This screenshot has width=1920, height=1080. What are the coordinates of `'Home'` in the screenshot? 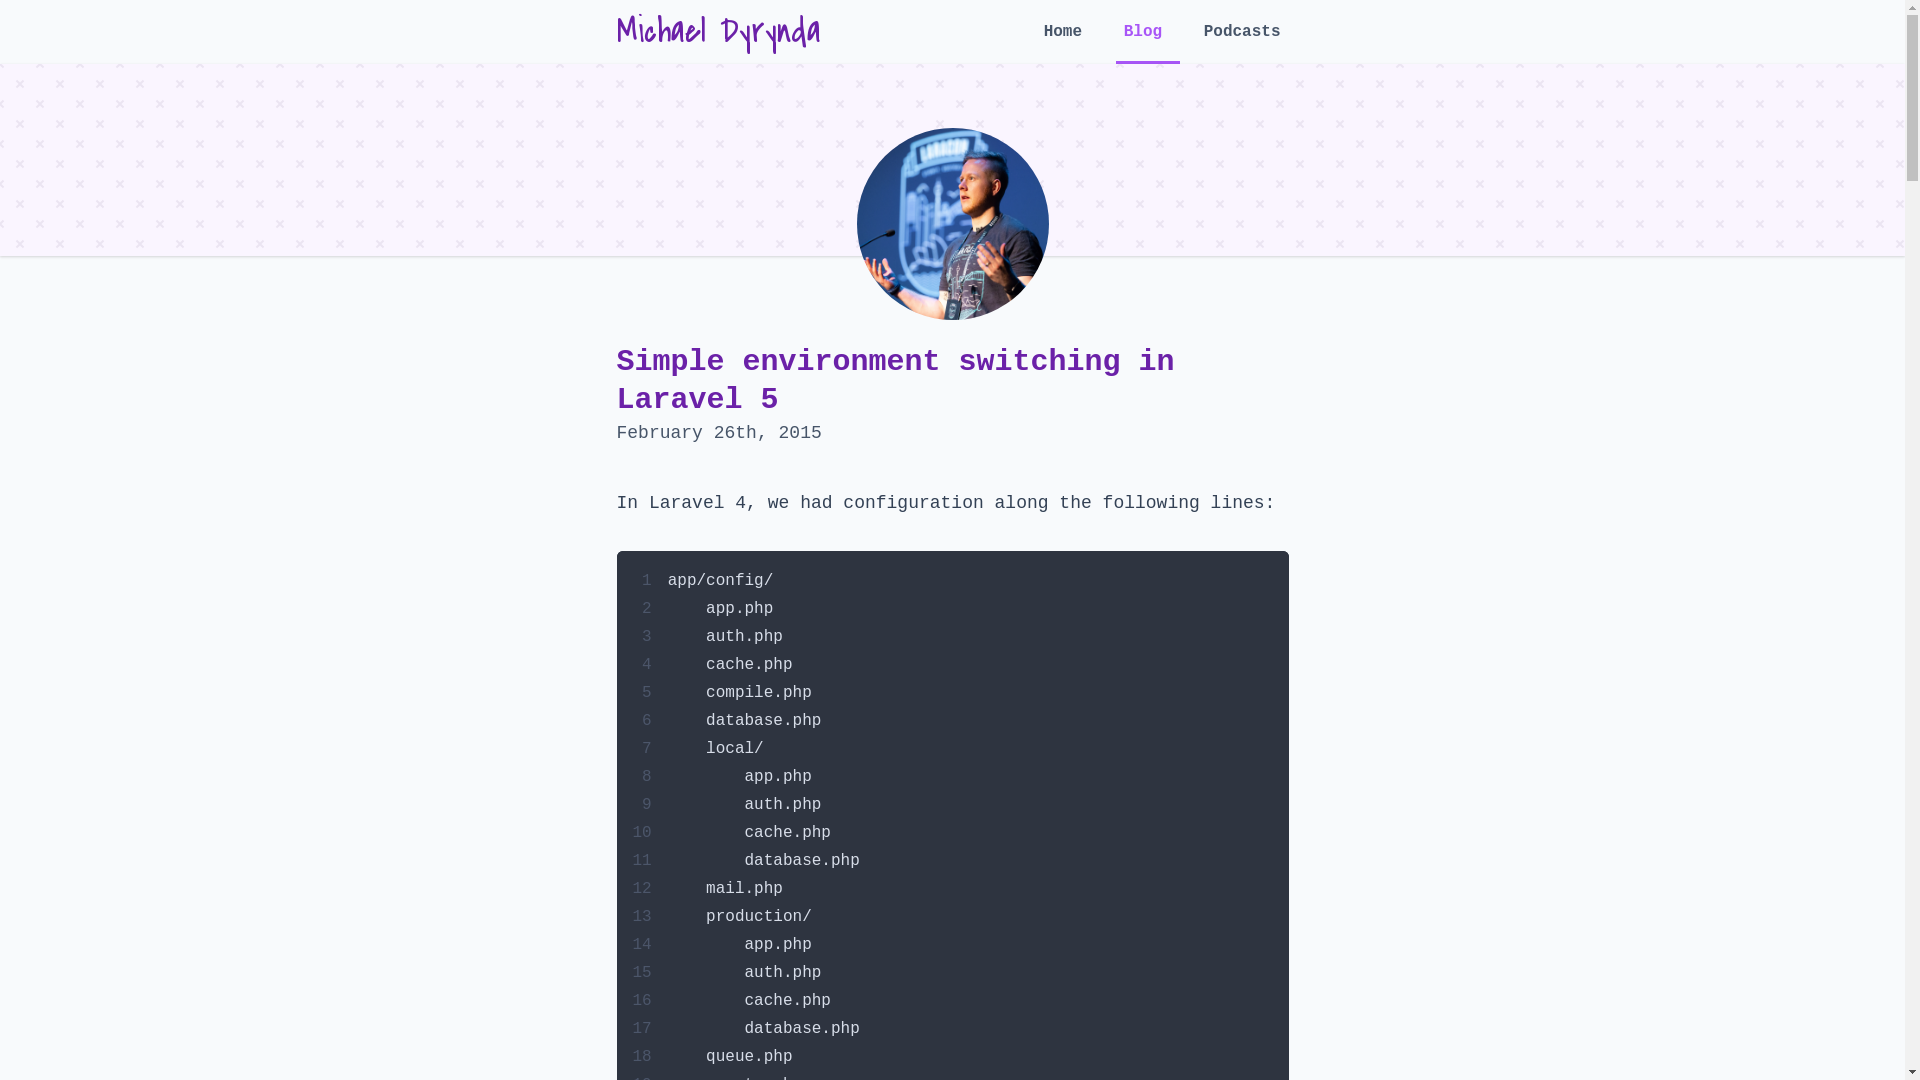 It's located at (1066, 42).